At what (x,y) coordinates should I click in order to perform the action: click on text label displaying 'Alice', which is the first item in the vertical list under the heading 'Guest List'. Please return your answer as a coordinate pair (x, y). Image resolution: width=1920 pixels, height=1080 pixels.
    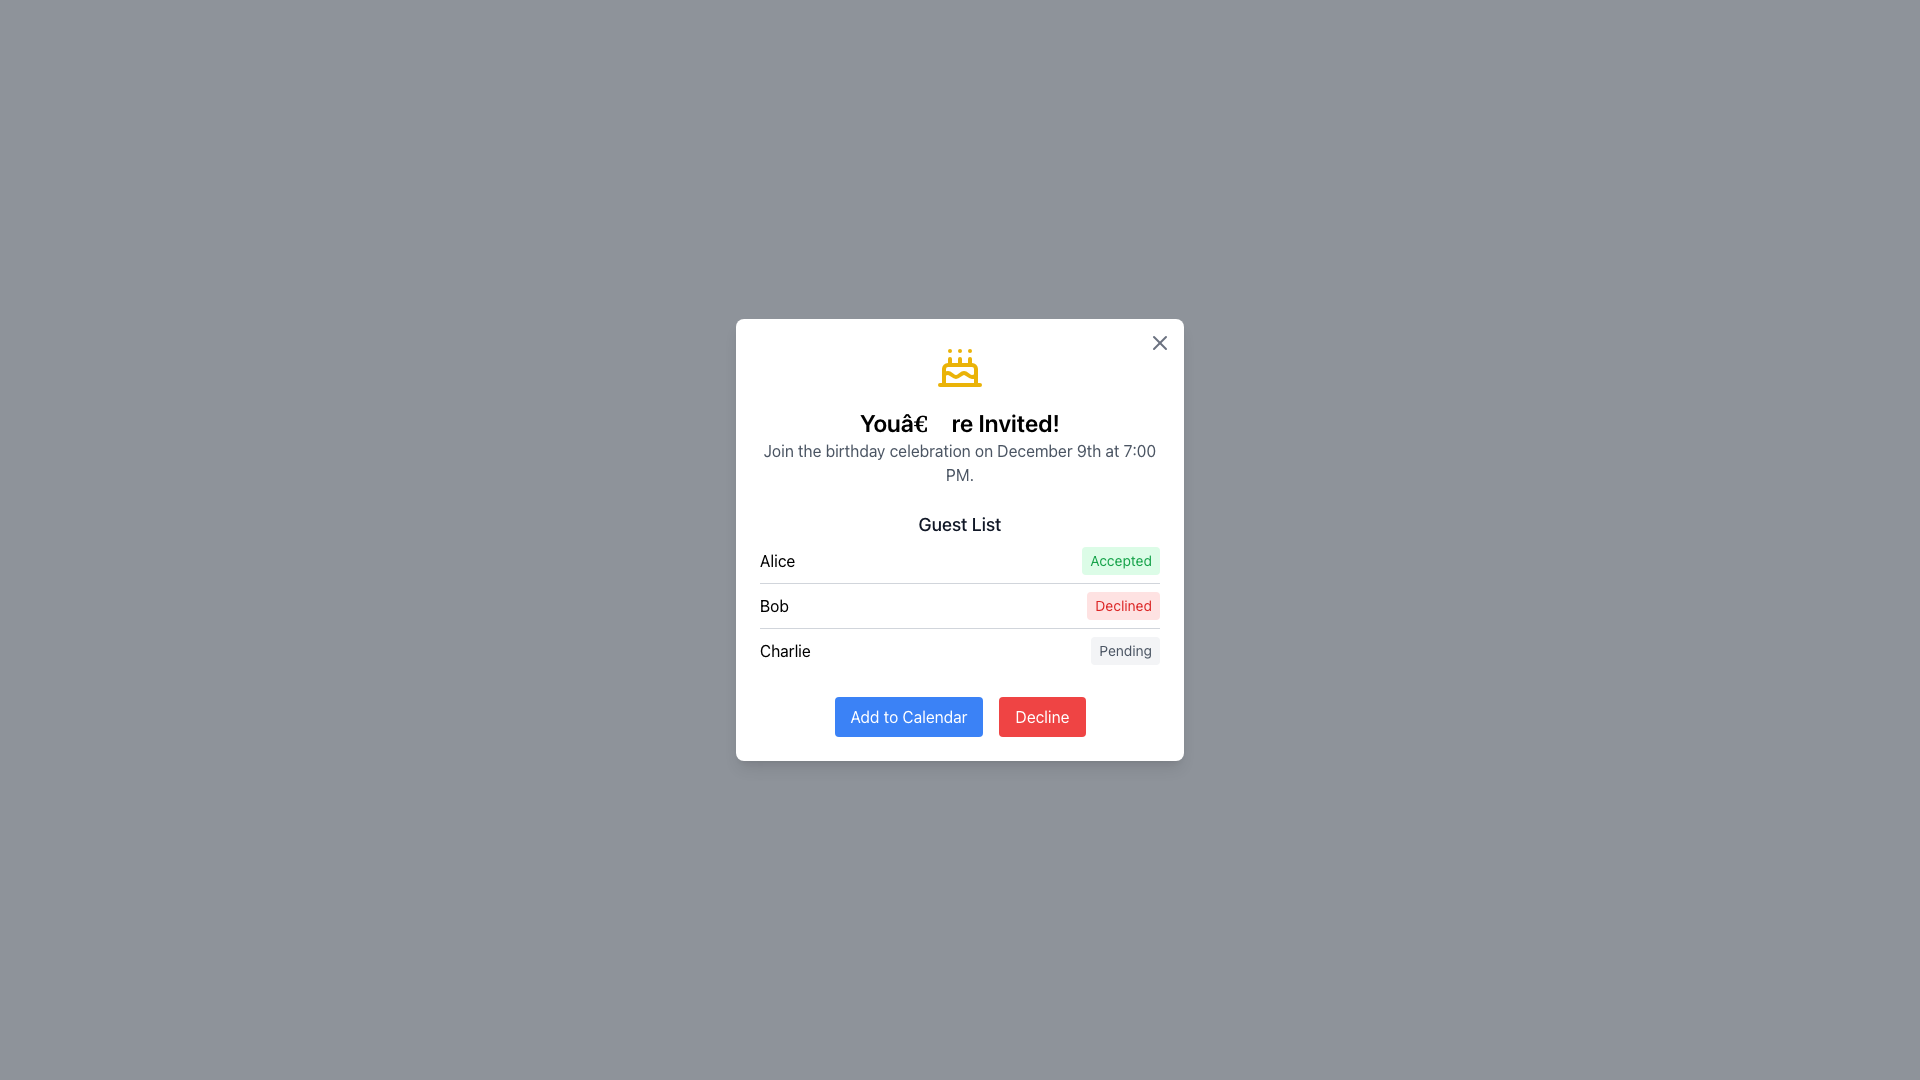
    Looking at the image, I should click on (776, 560).